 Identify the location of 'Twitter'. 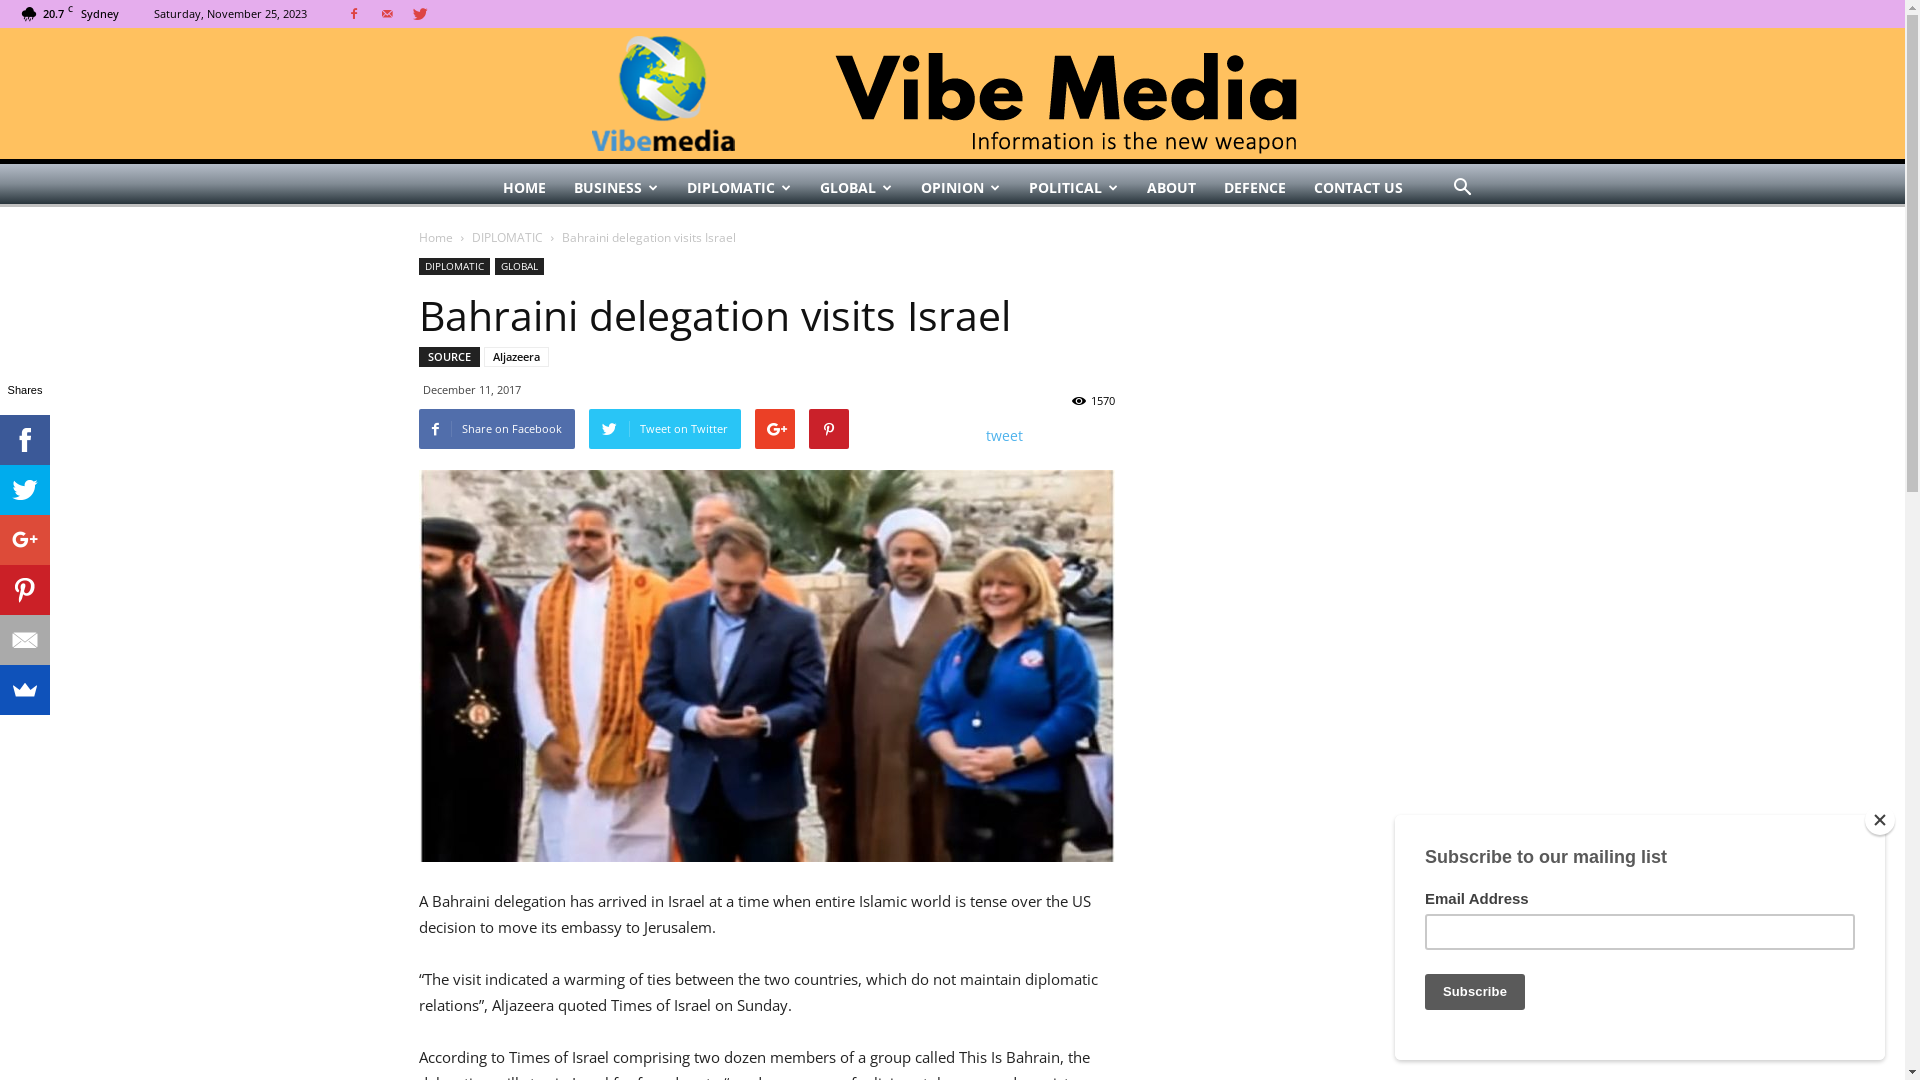
(403, 14).